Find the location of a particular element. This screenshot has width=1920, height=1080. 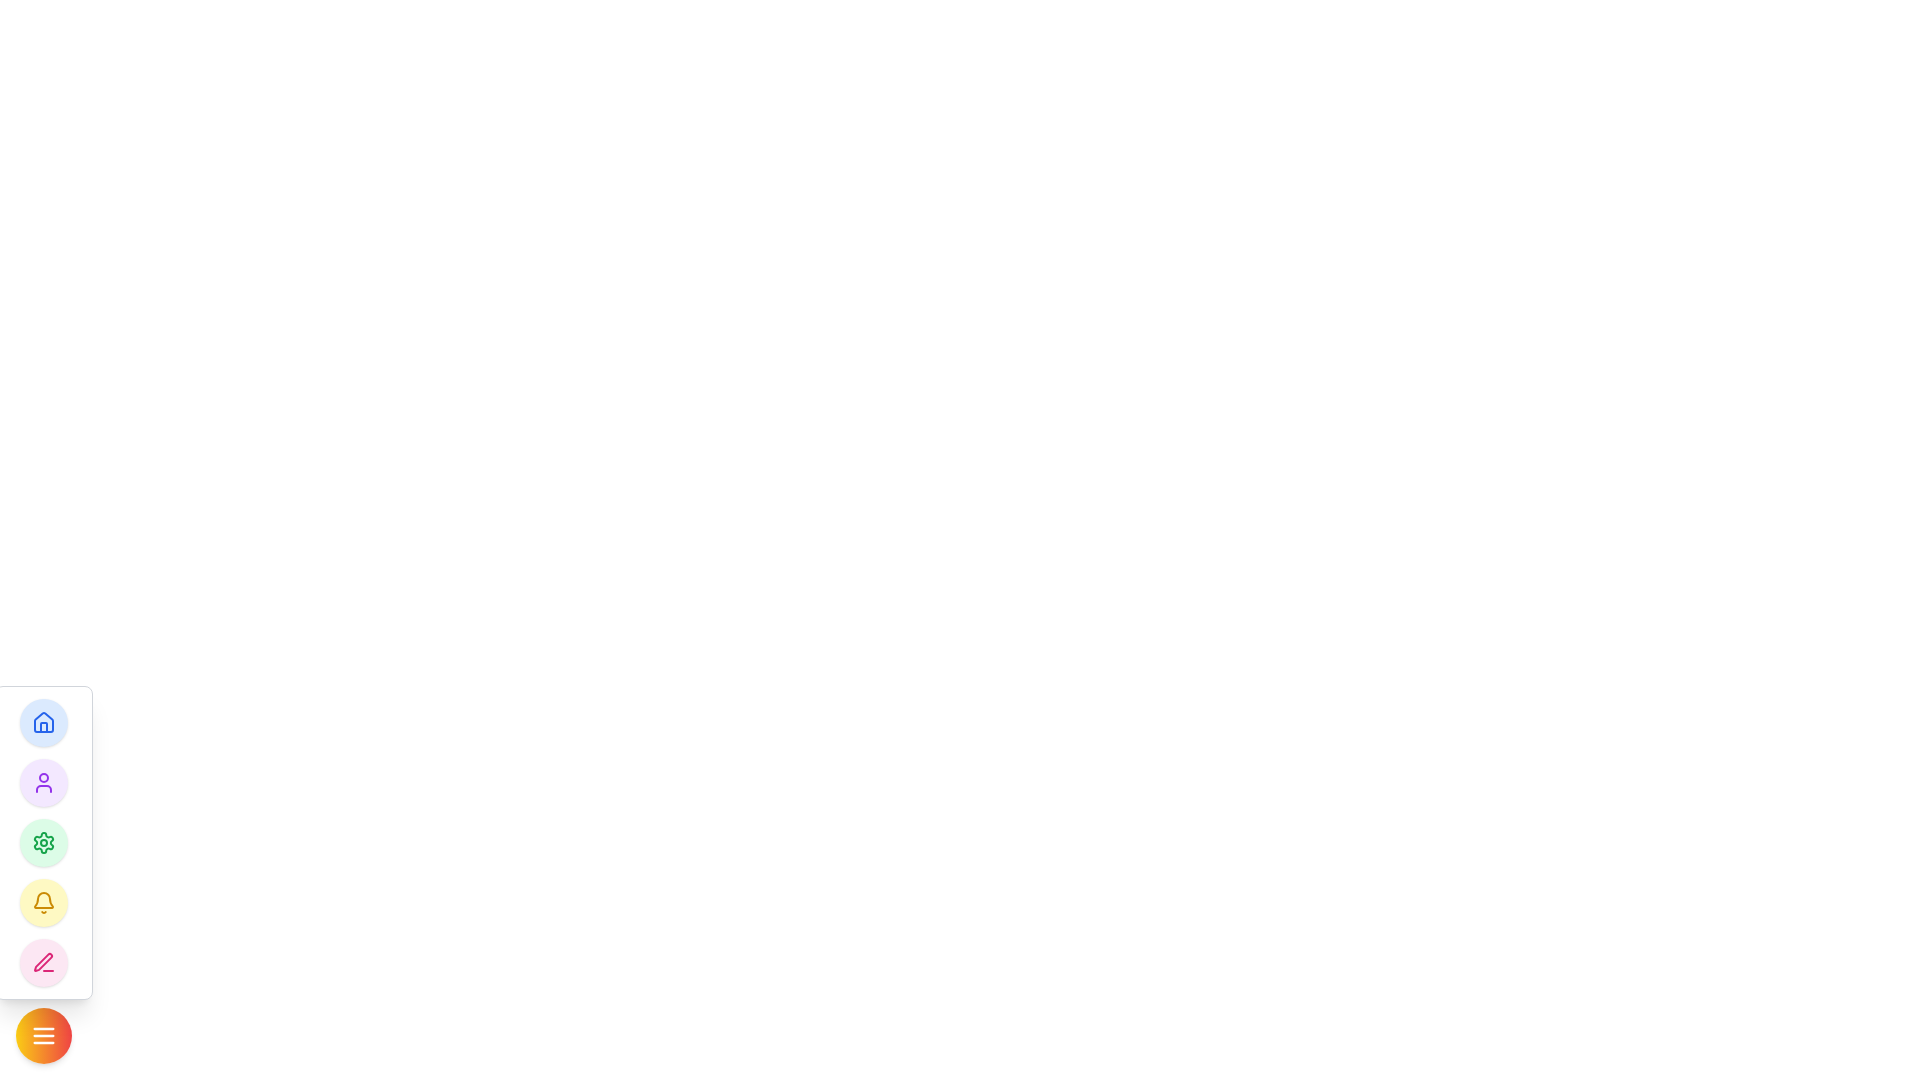

the blue house icon, which is enclosed within a circular background is located at coordinates (43, 722).